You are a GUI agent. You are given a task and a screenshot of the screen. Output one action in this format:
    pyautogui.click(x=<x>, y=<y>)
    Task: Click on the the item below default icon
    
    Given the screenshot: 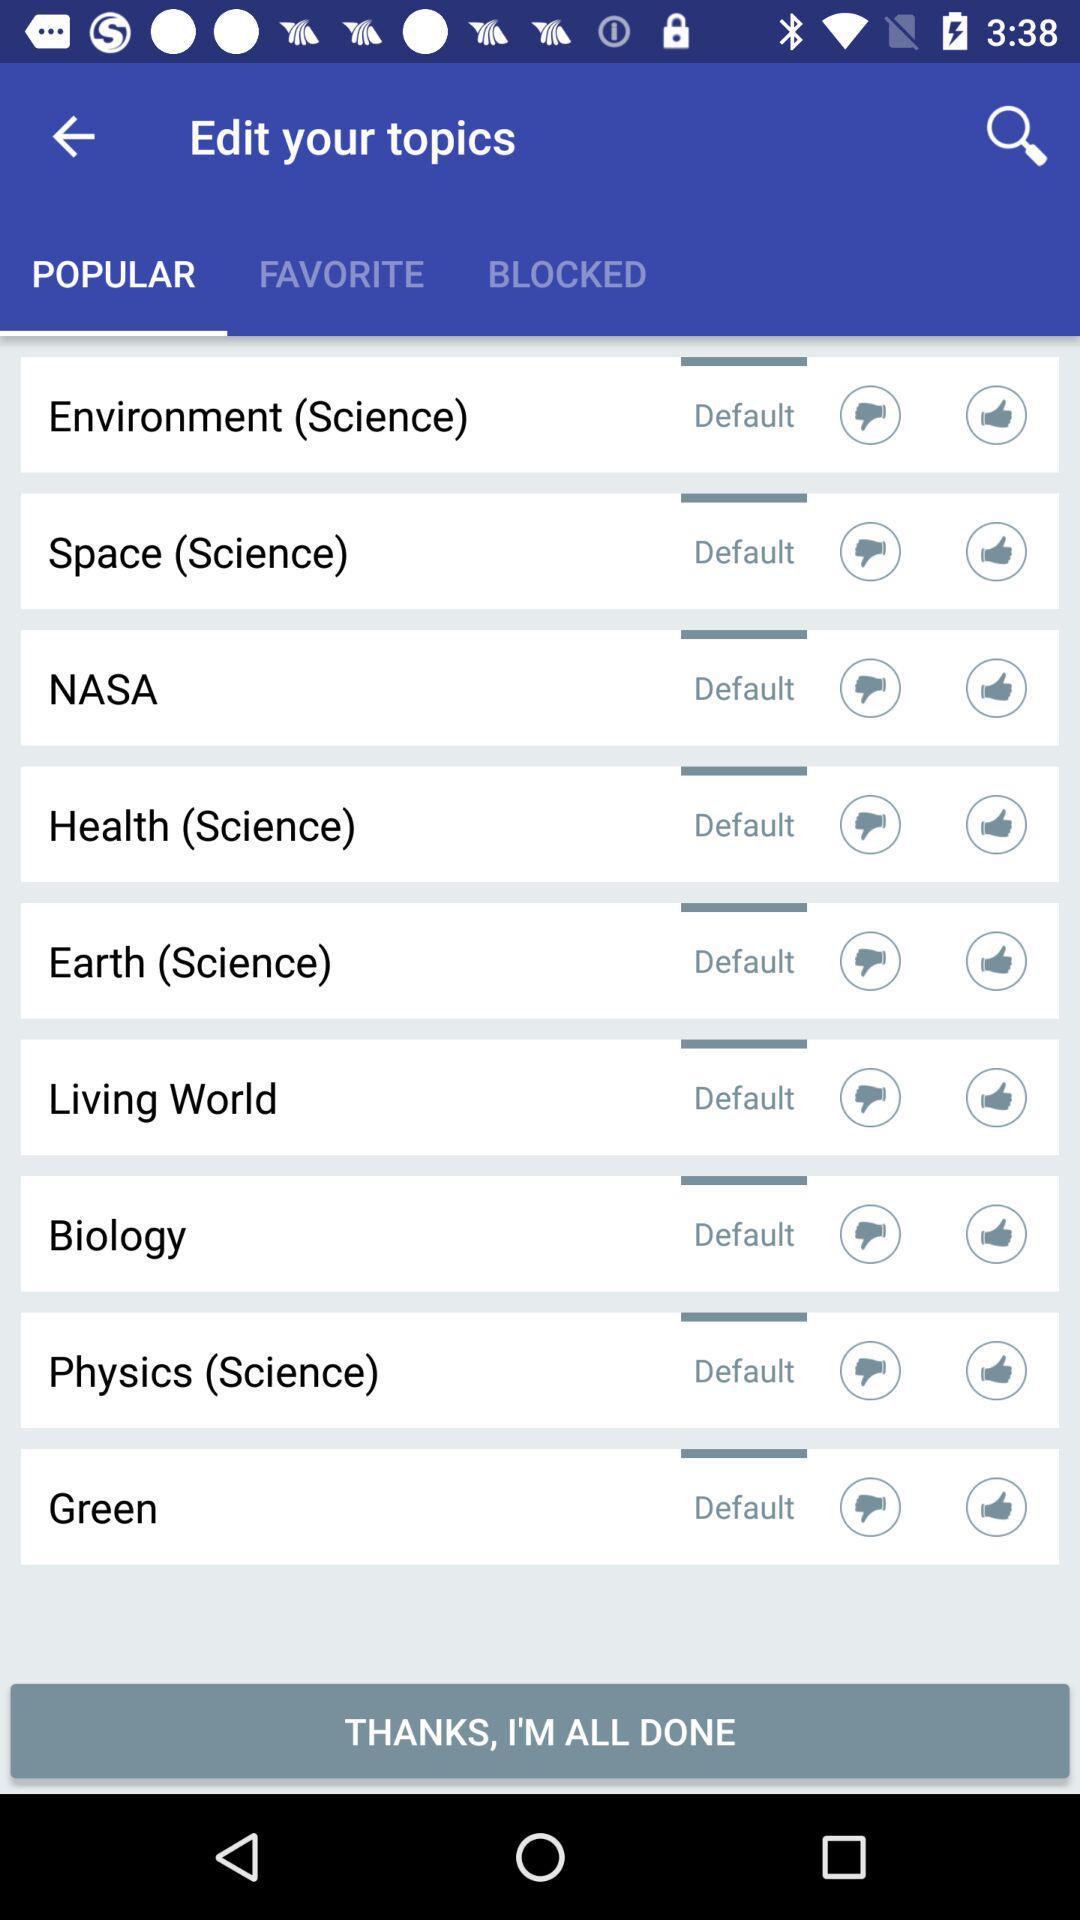 What is the action you would take?
    pyautogui.click(x=540, y=1730)
    